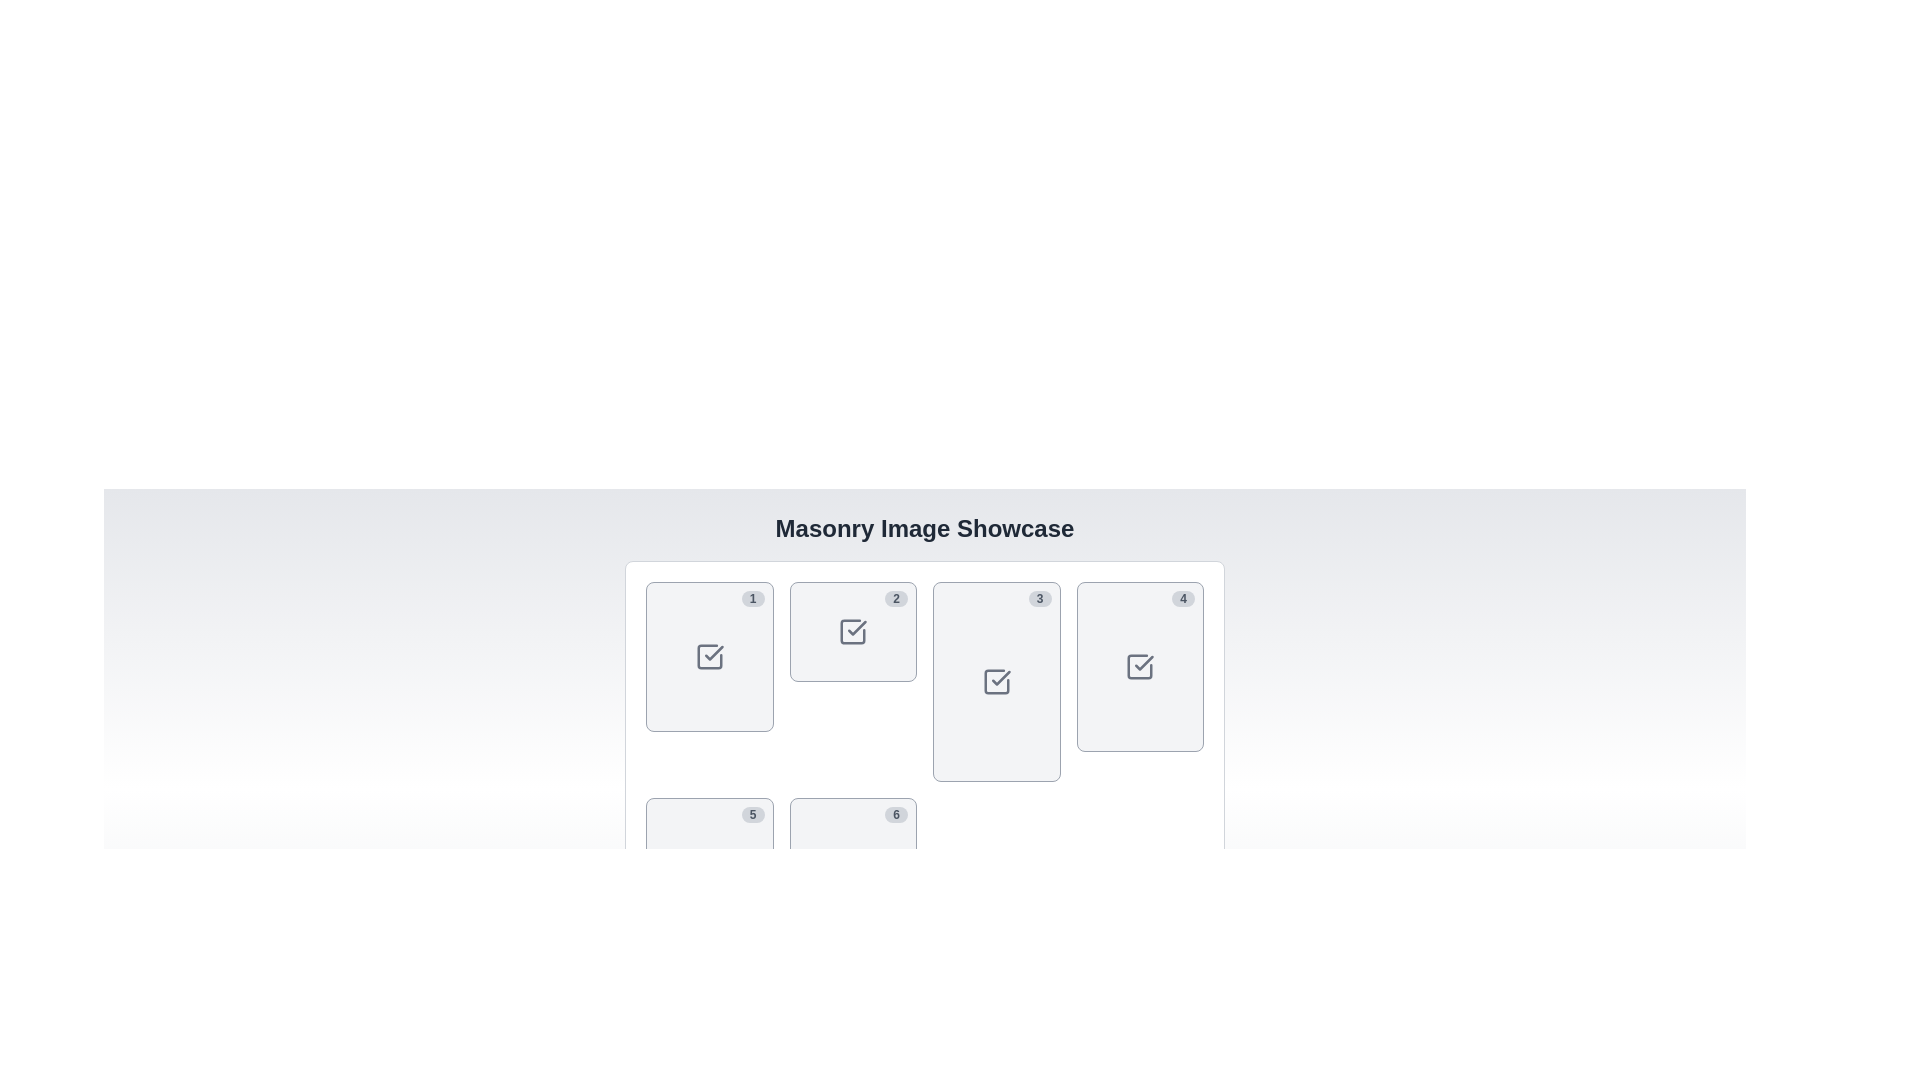 This screenshot has height=1080, width=1920. Describe the element at coordinates (709, 656) in the screenshot. I see `the checkbox icon with a checkmark inside, located centrally within the first card labeled with the number 1` at that location.